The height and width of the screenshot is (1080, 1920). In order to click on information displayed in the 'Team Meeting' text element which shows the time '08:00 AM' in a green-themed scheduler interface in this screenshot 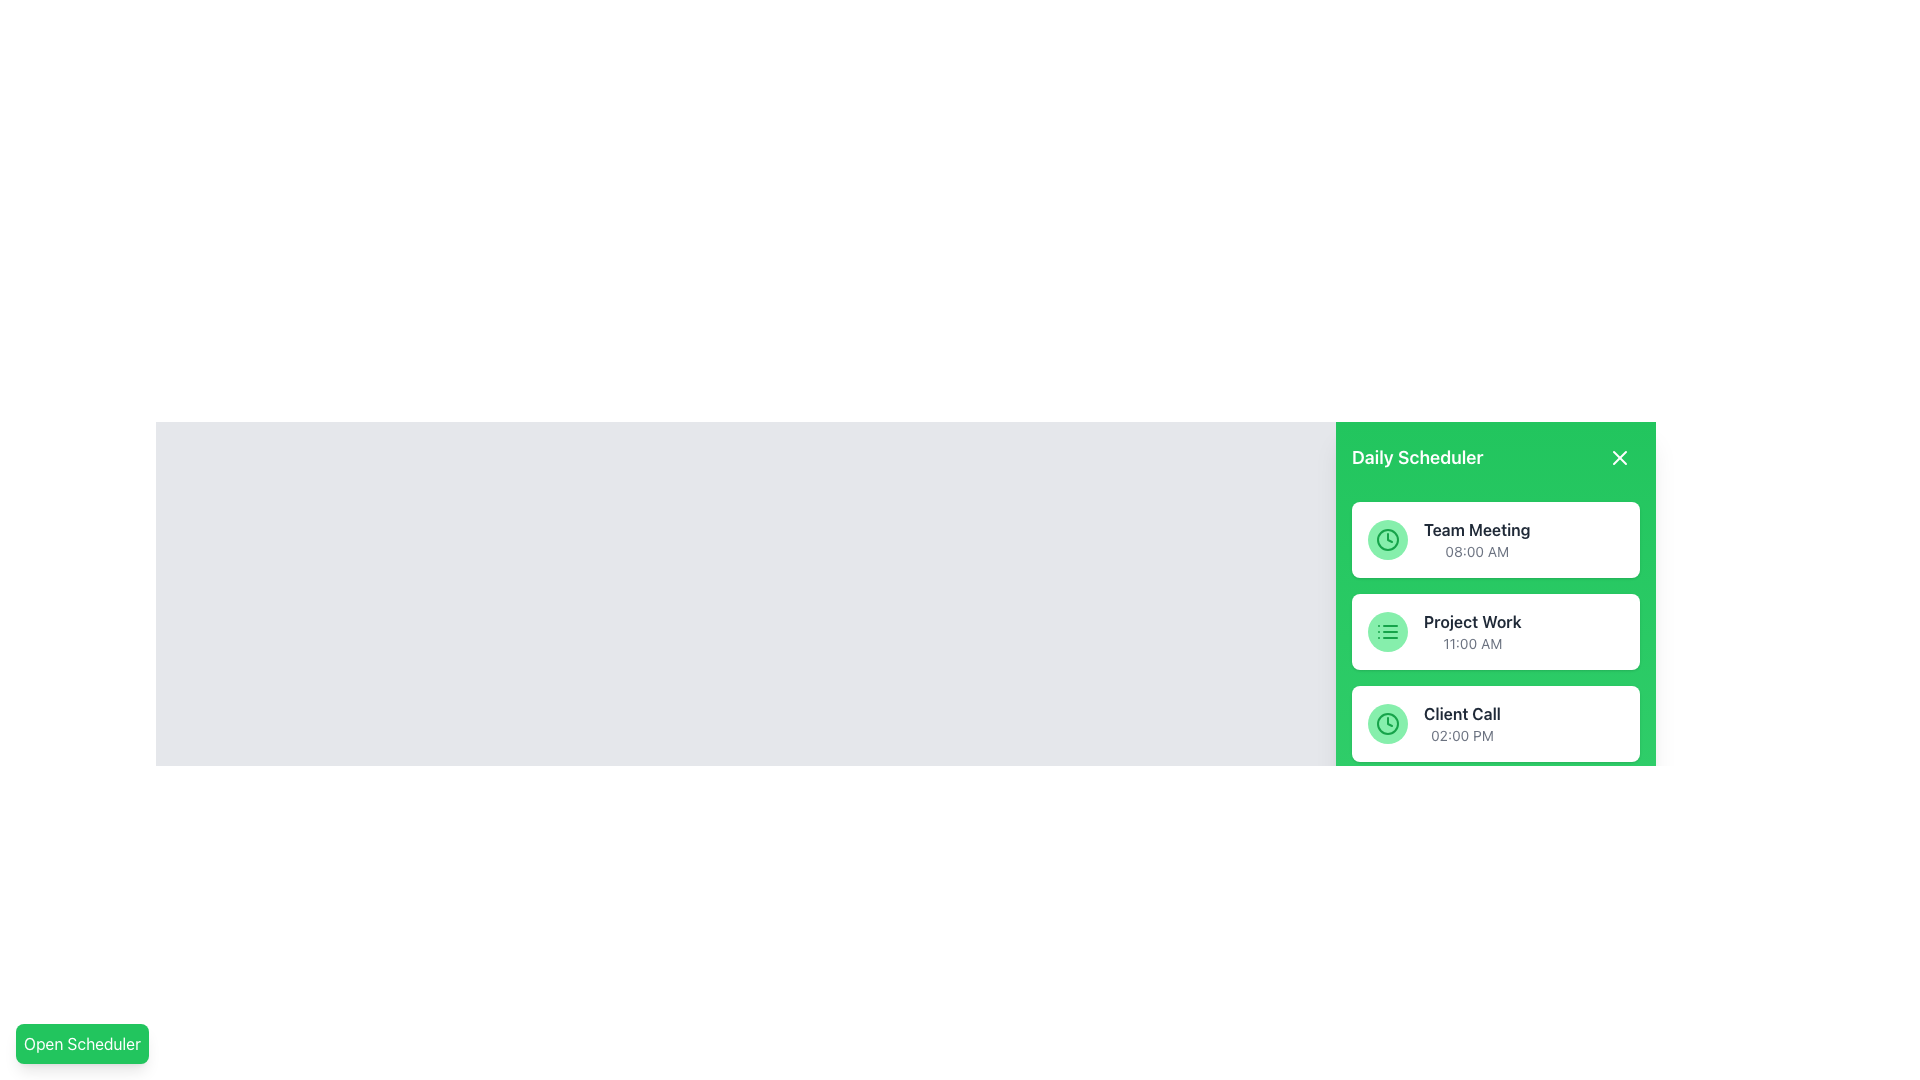, I will do `click(1477, 540)`.